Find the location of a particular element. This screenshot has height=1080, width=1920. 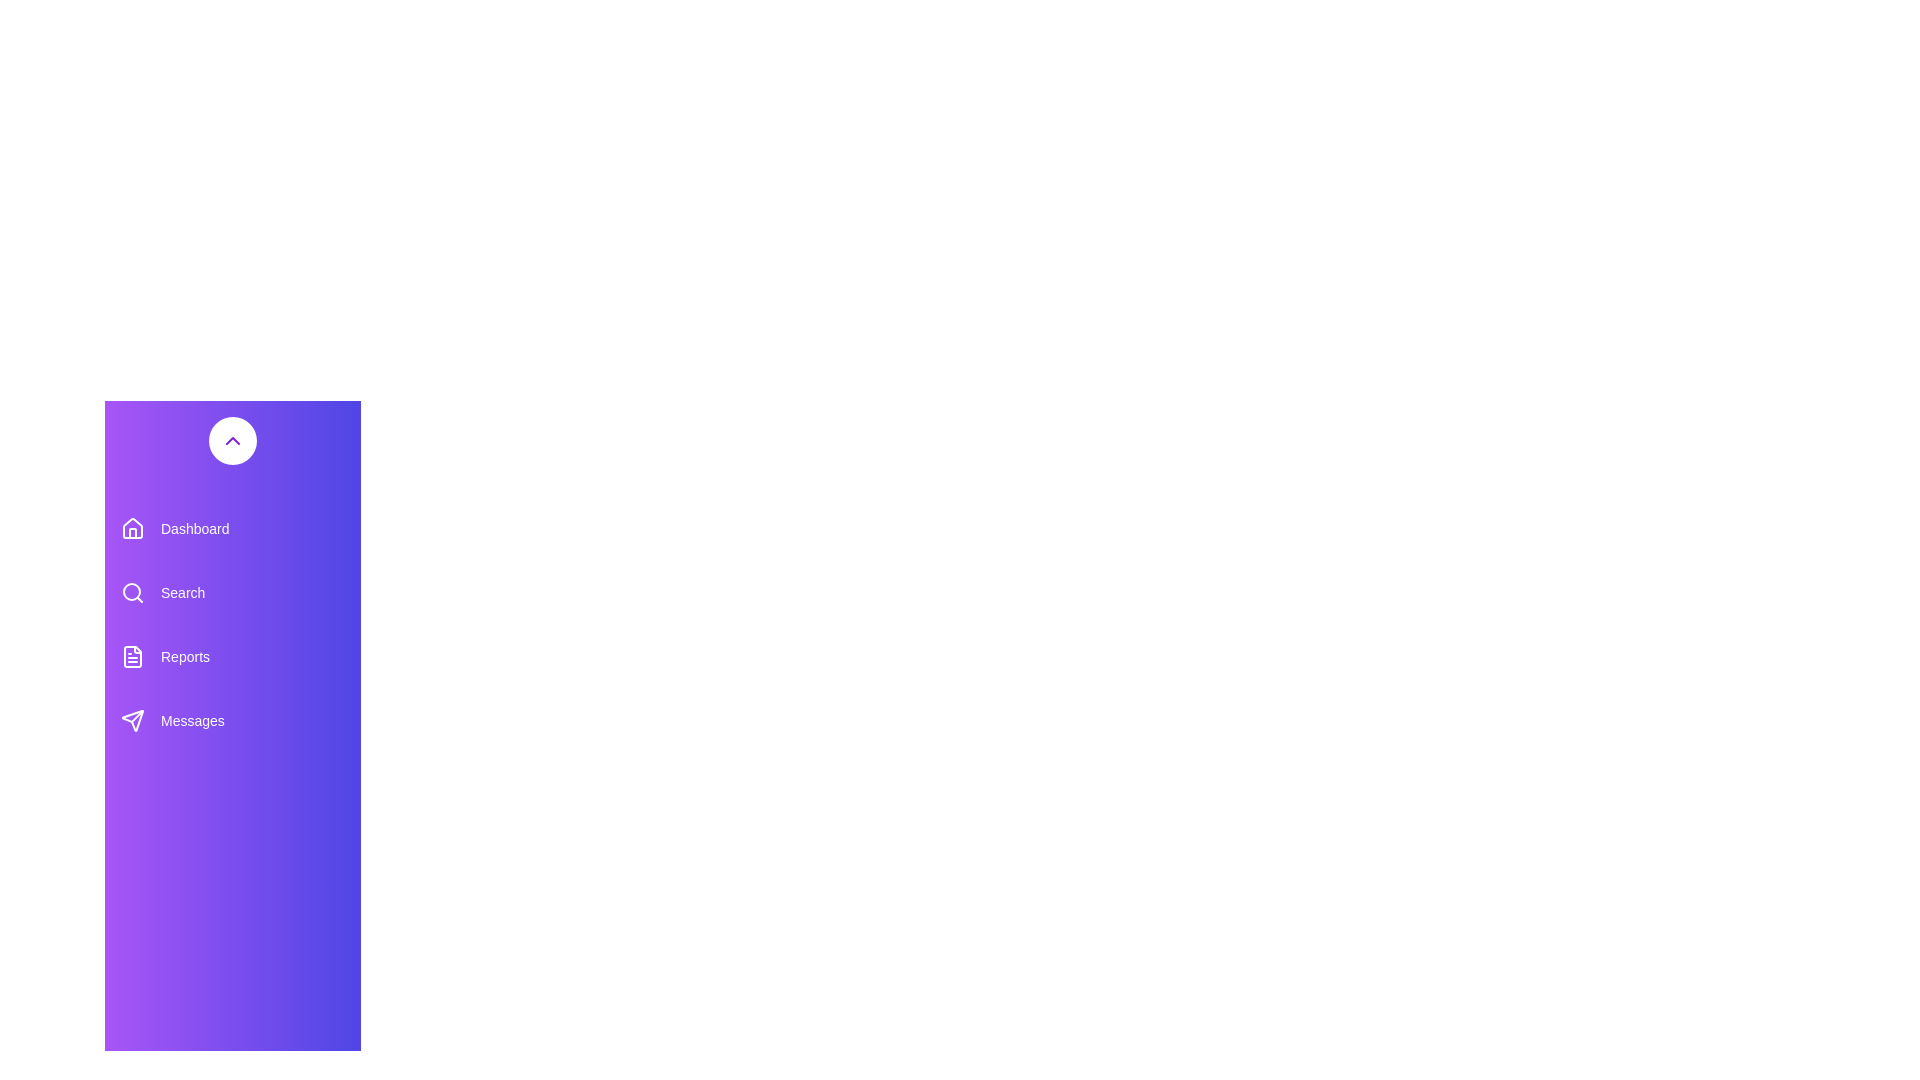

the 'Send' icon in the 'Messages' section of the vertical navigation menu is located at coordinates (132, 721).